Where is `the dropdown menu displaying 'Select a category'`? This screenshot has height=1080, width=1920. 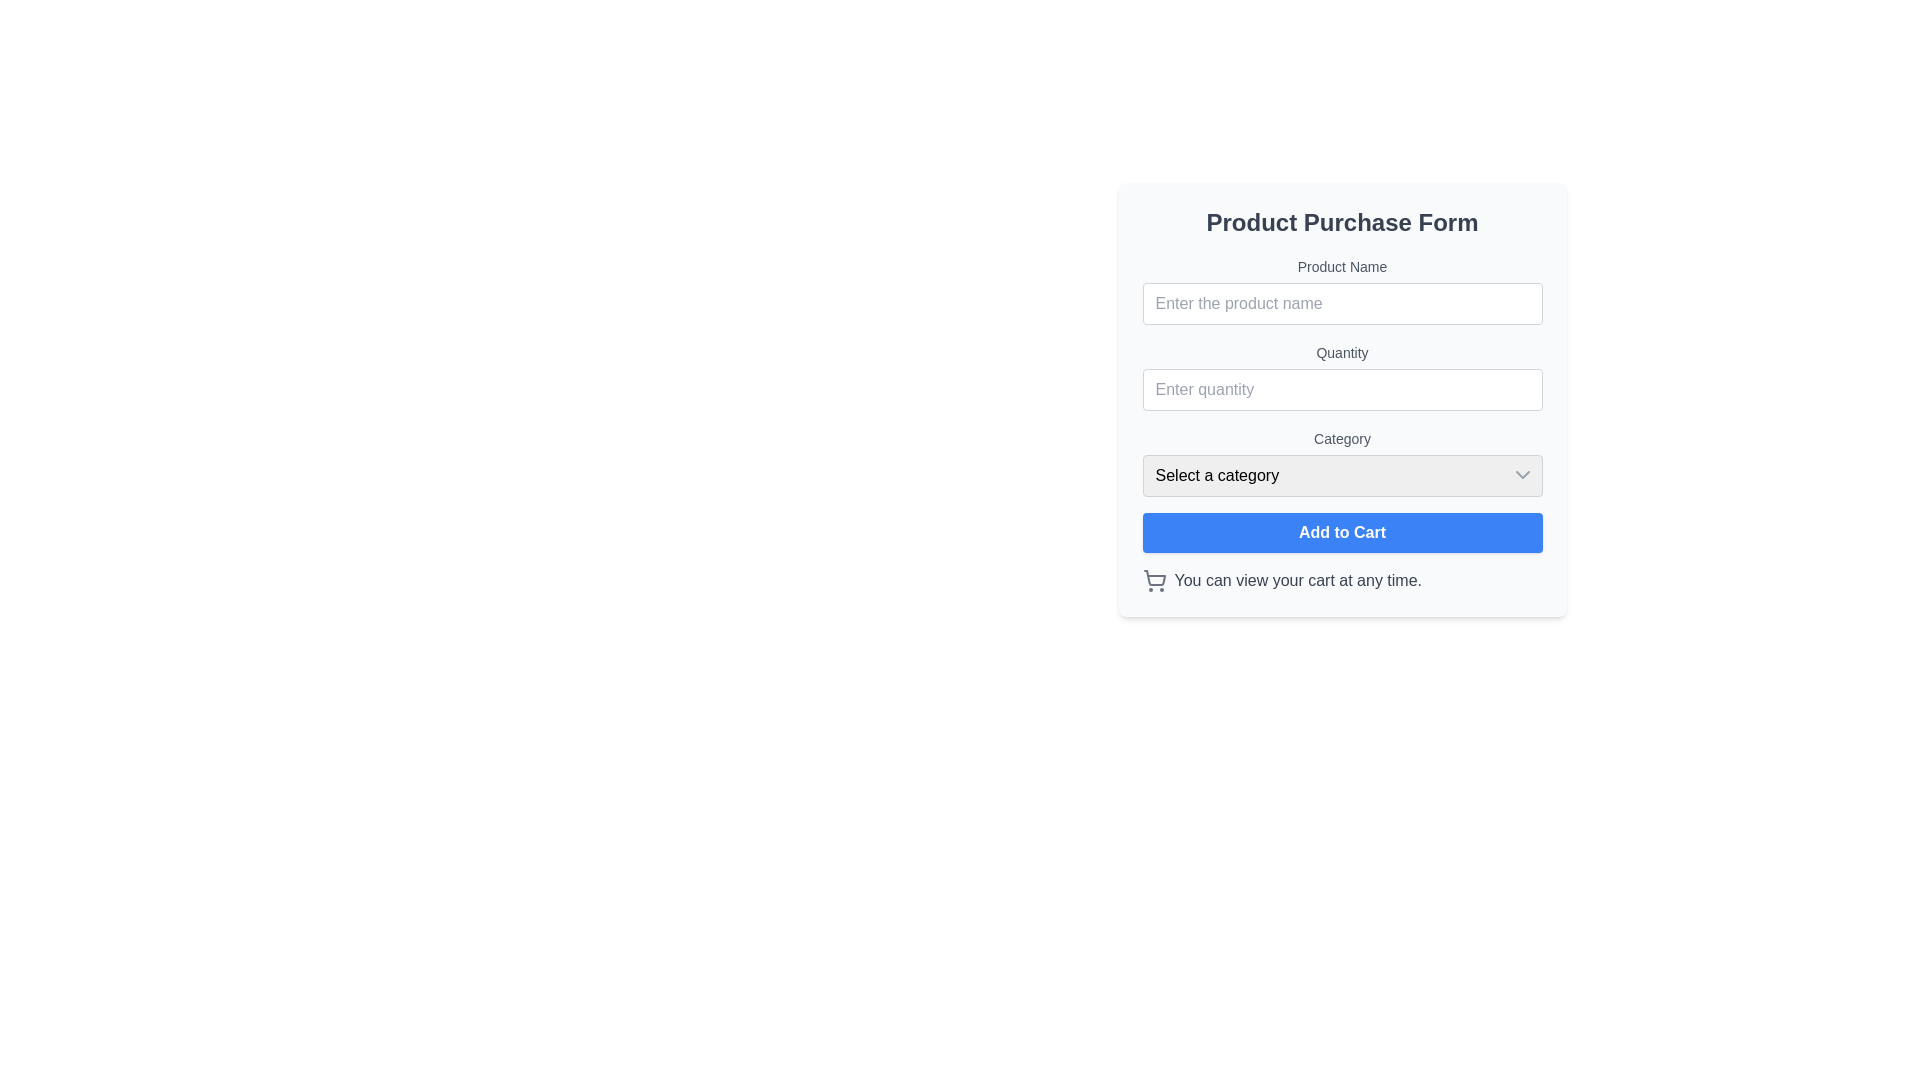
the dropdown menu displaying 'Select a category' is located at coordinates (1342, 475).